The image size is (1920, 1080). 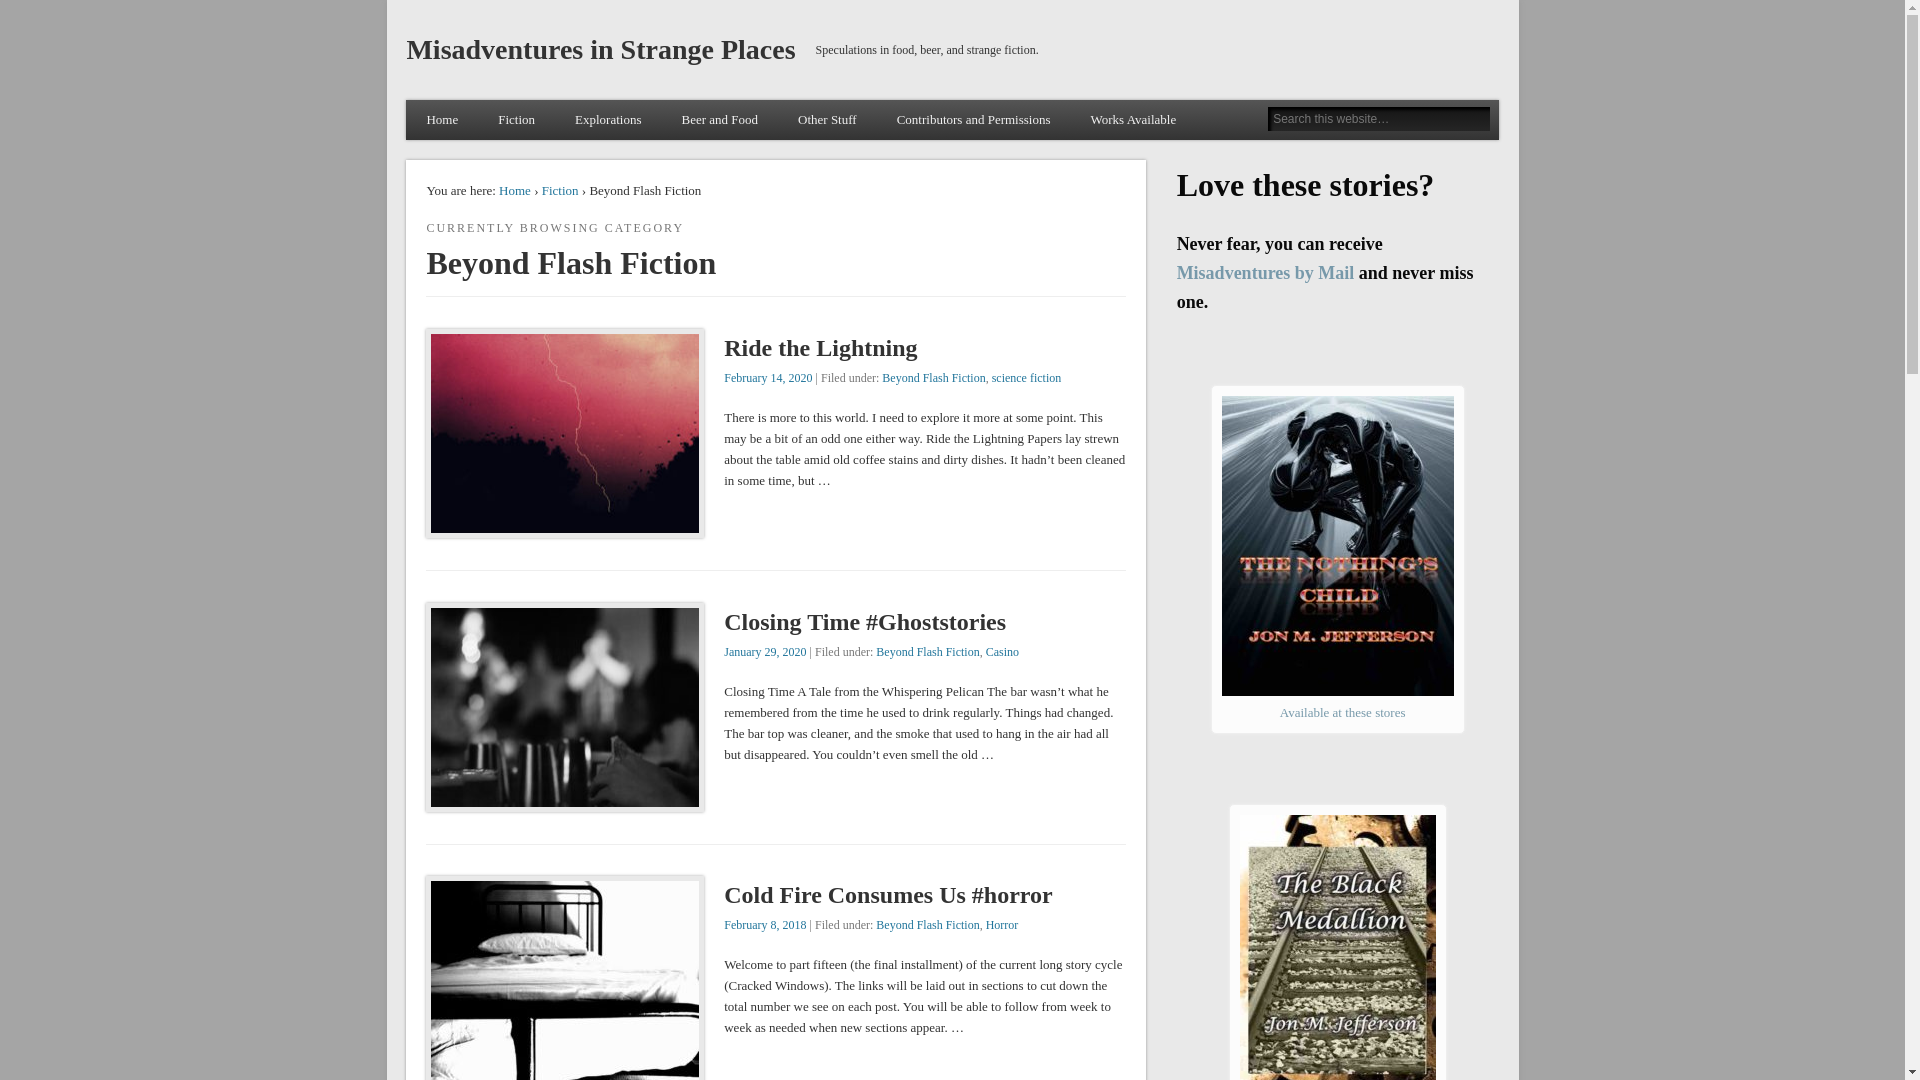 I want to click on 'Home', so click(x=440, y=119).